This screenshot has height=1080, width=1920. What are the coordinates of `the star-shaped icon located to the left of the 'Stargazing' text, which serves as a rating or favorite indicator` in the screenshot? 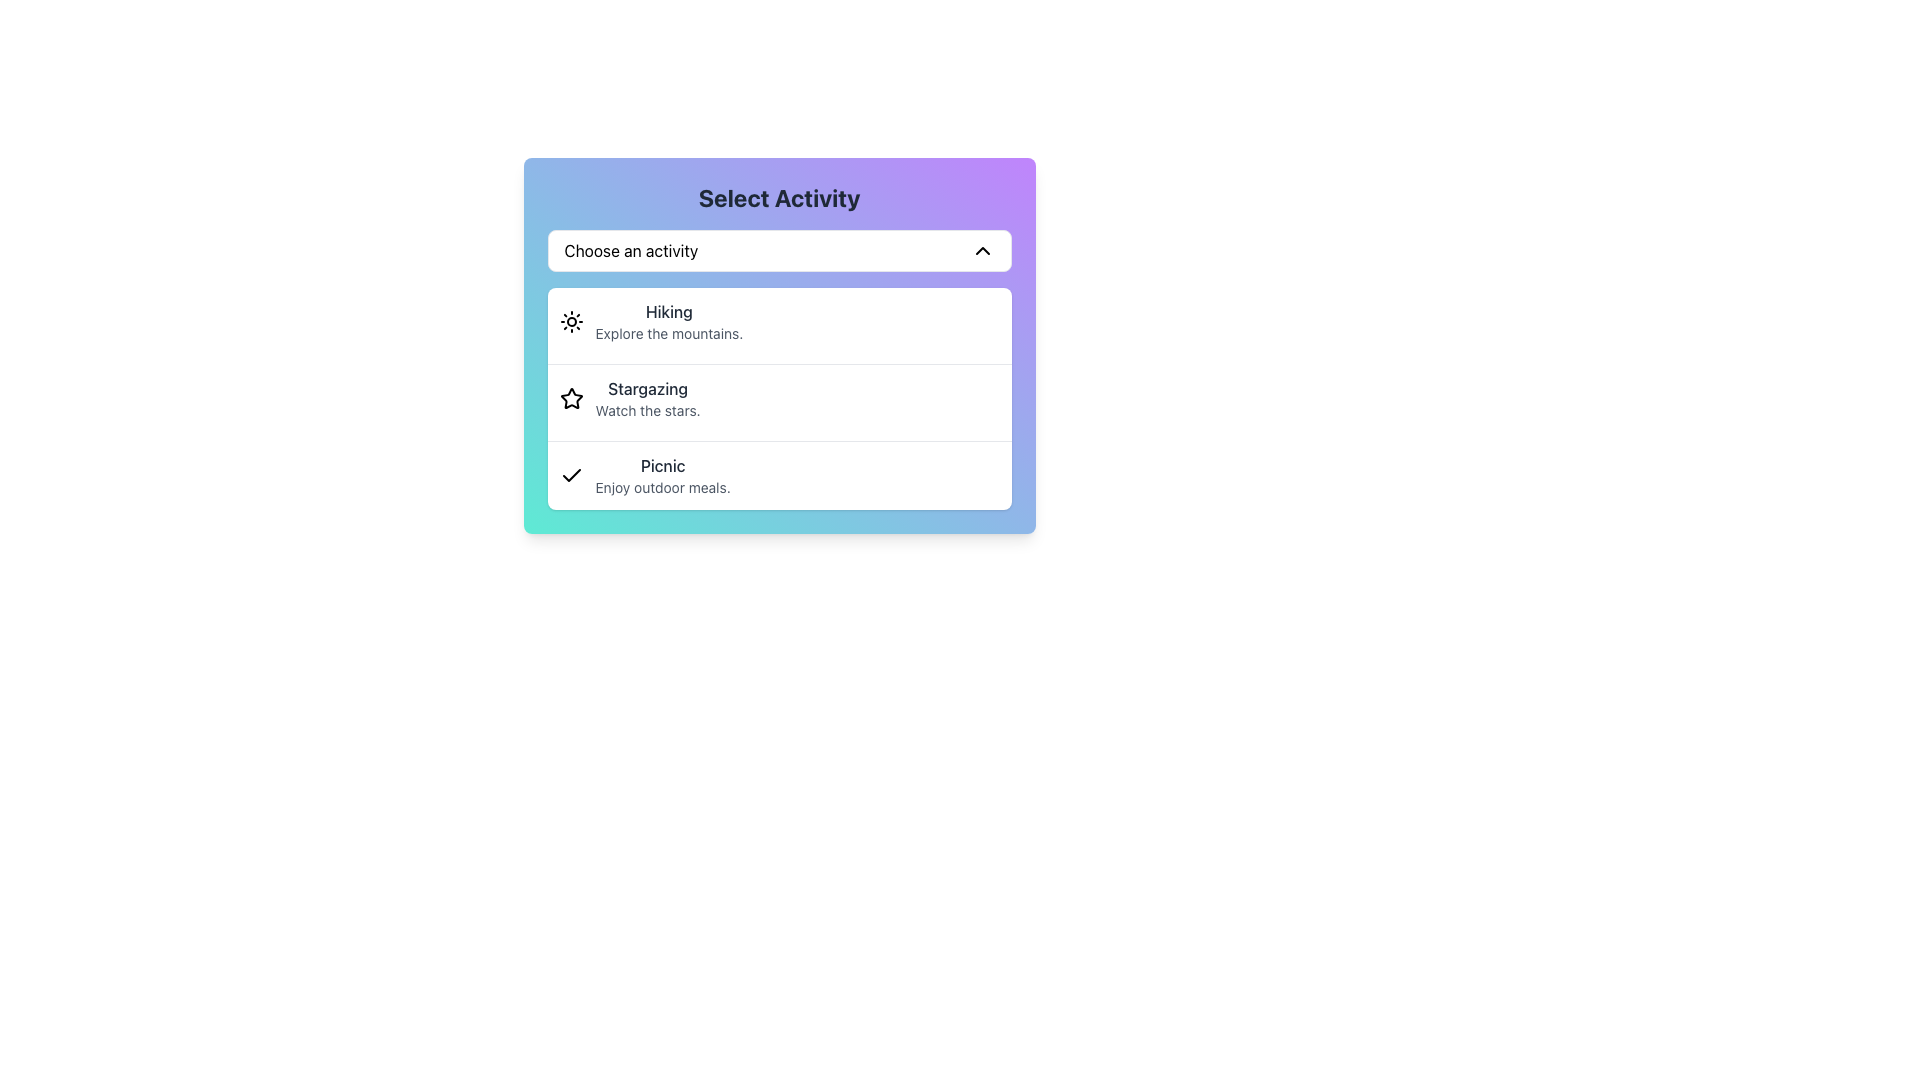 It's located at (570, 398).